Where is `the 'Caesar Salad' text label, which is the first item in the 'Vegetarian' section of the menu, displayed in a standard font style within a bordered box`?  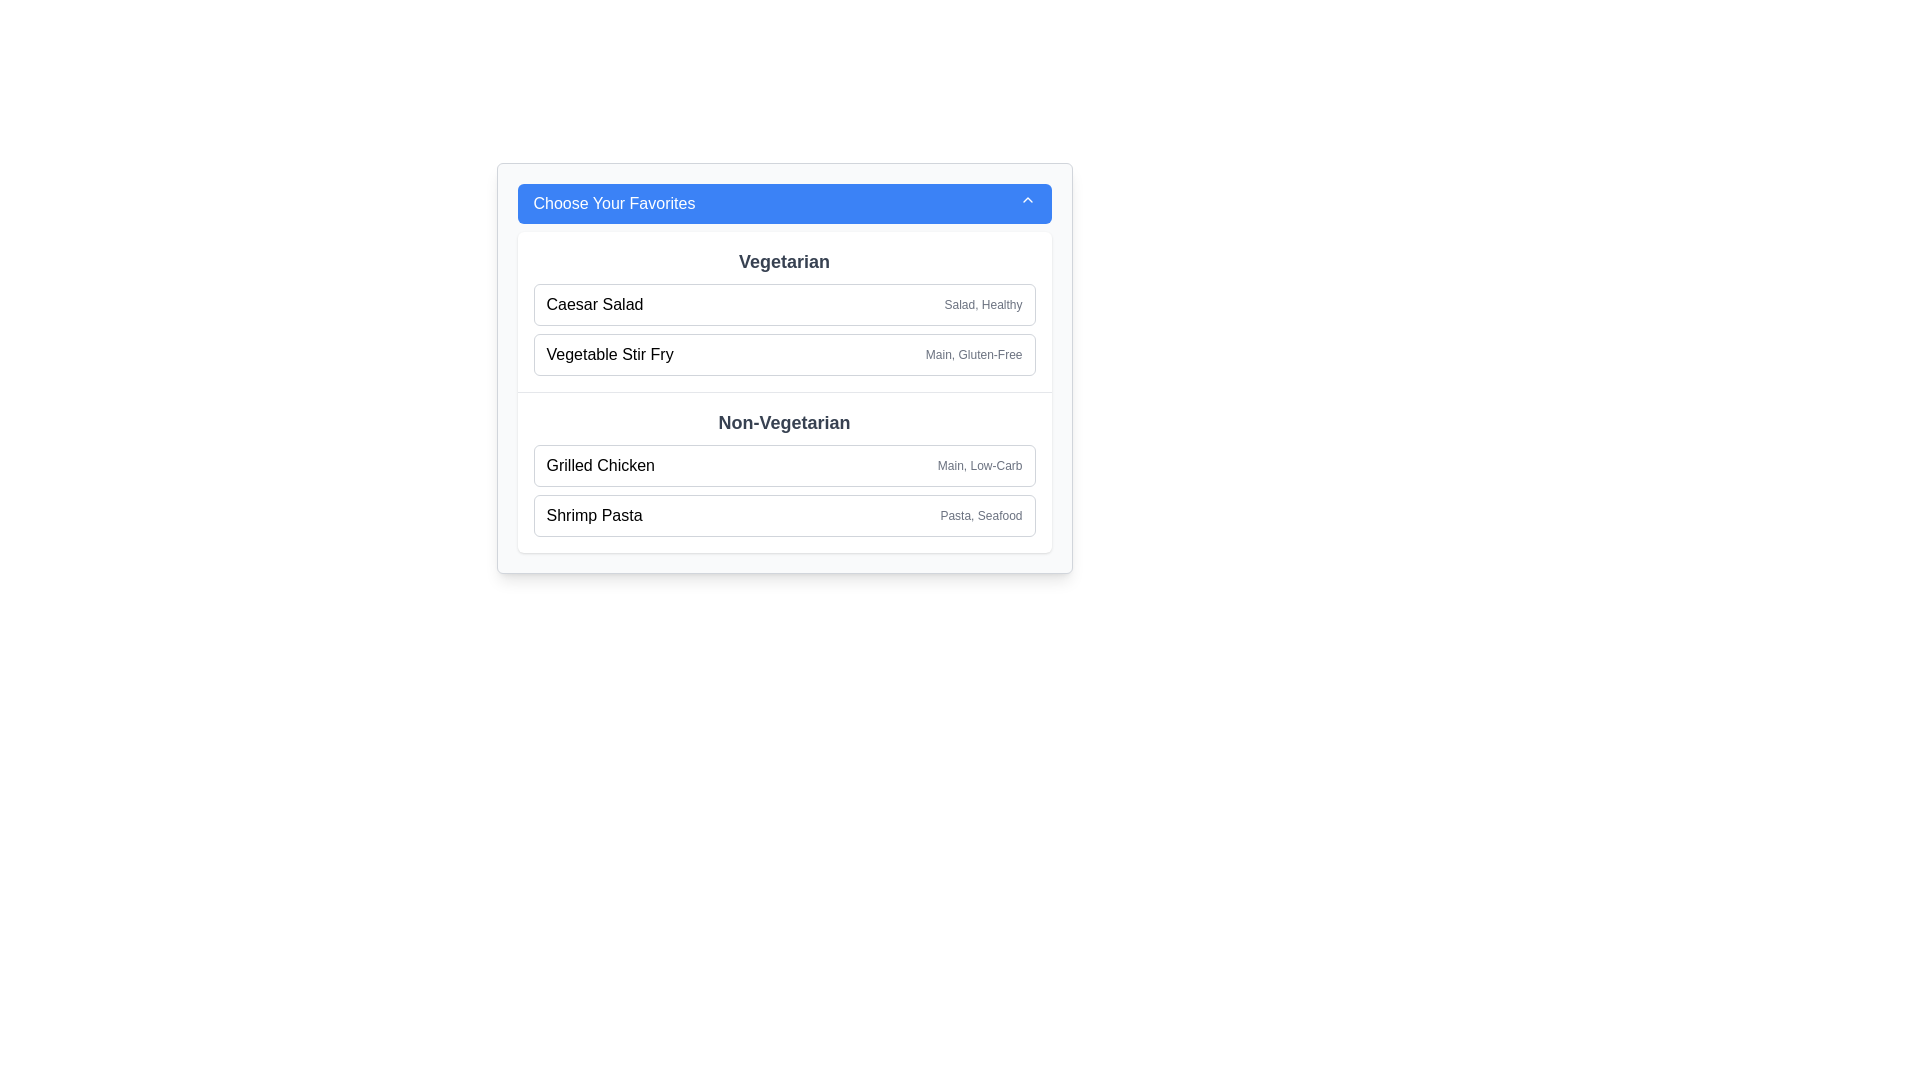
the 'Caesar Salad' text label, which is the first item in the 'Vegetarian' section of the menu, displayed in a standard font style within a bordered box is located at coordinates (594, 304).